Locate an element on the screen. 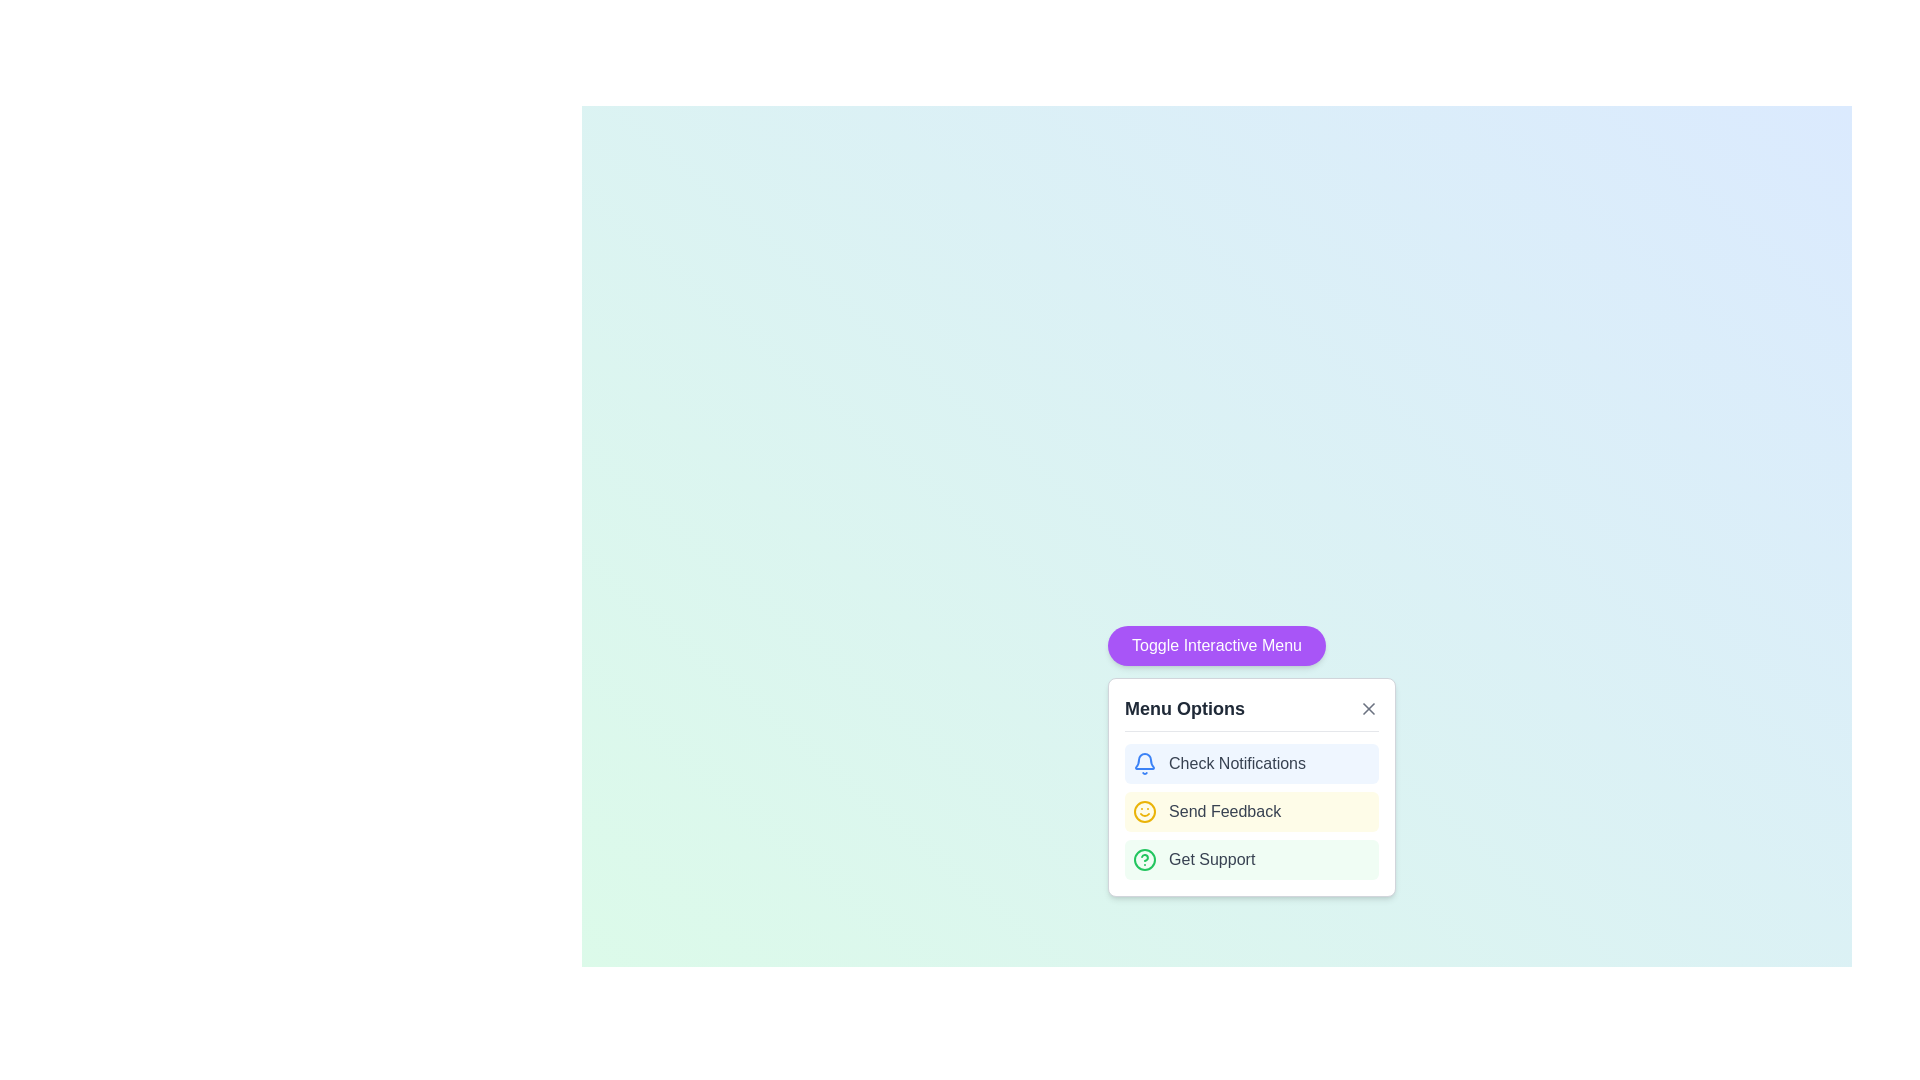 This screenshot has width=1920, height=1080. the light blue button labeled 'Check Notifications' that contains a blue bell icon is located at coordinates (1251, 763).